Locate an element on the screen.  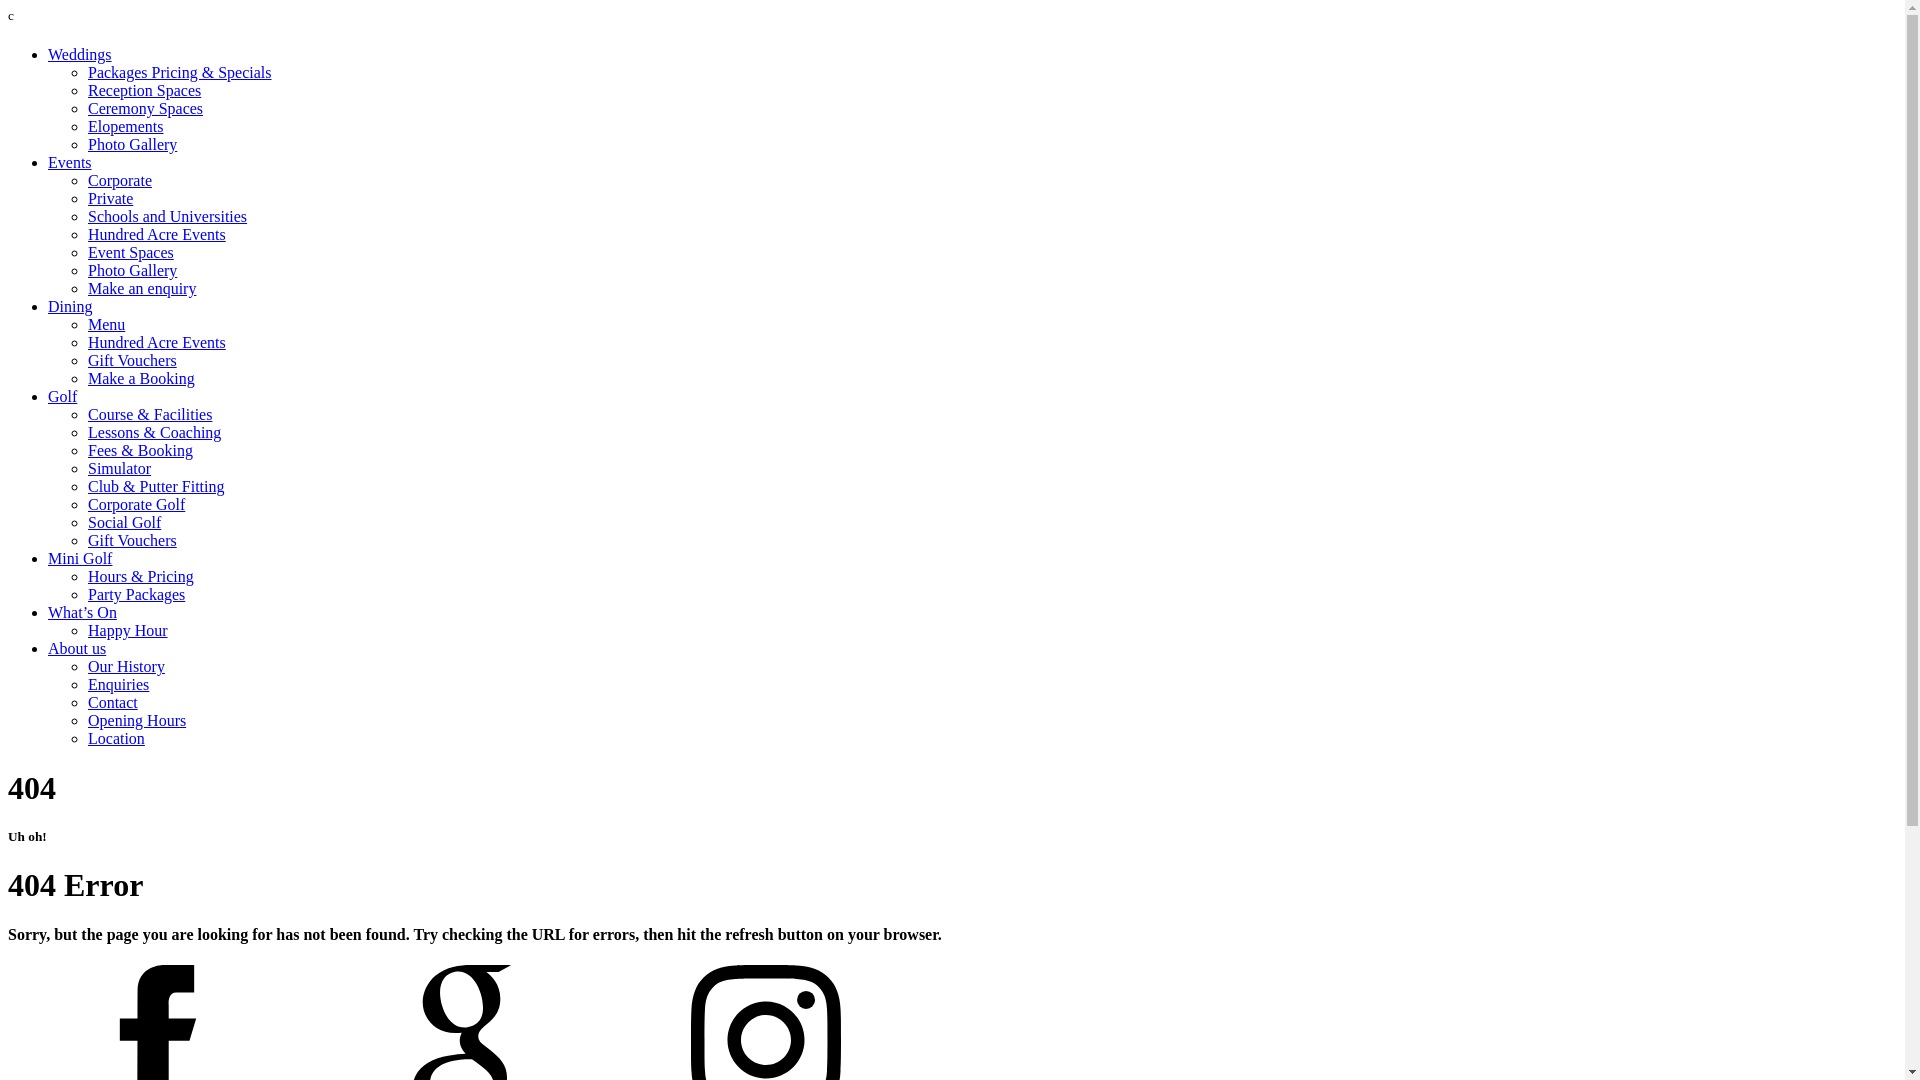
'Gift Vouchers' is located at coordinates (131, 360).